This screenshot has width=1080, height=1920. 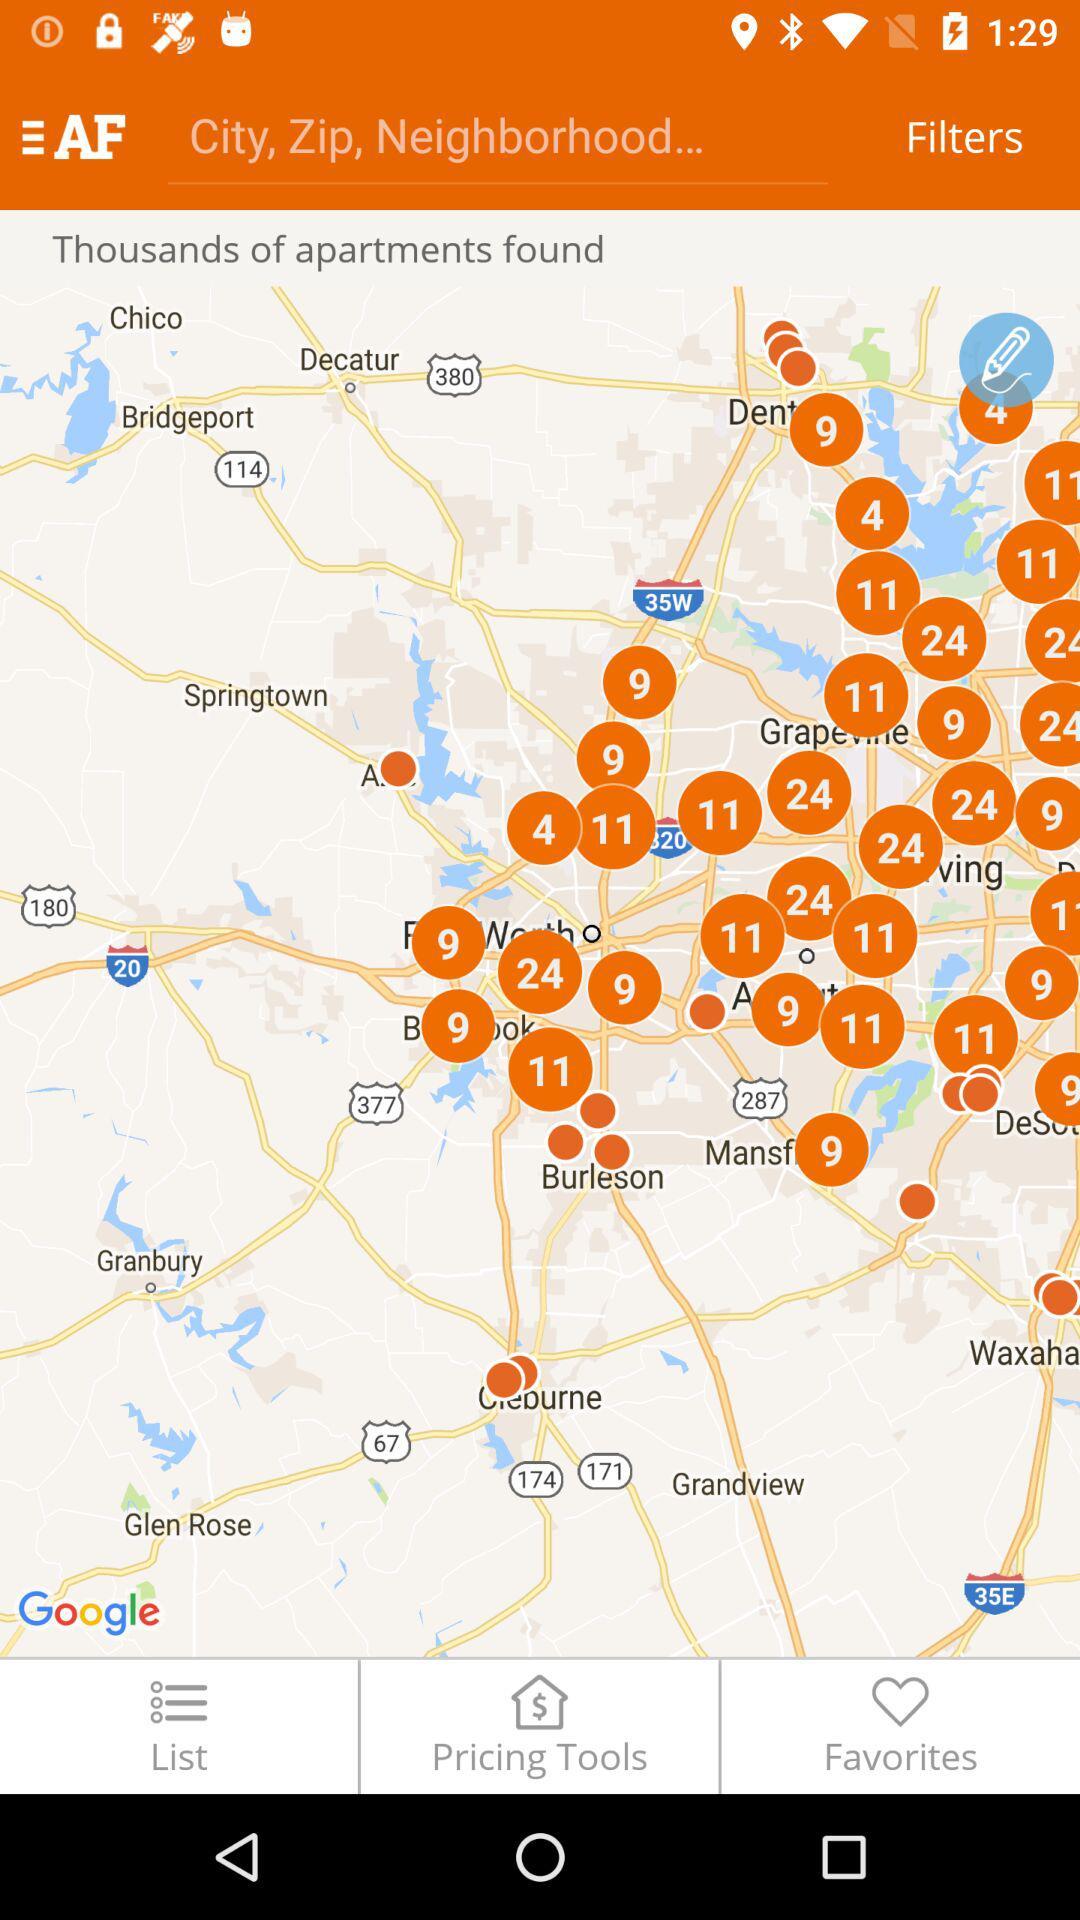 I want to click on item below thousands of apartments item, so click(x=540, y=971).